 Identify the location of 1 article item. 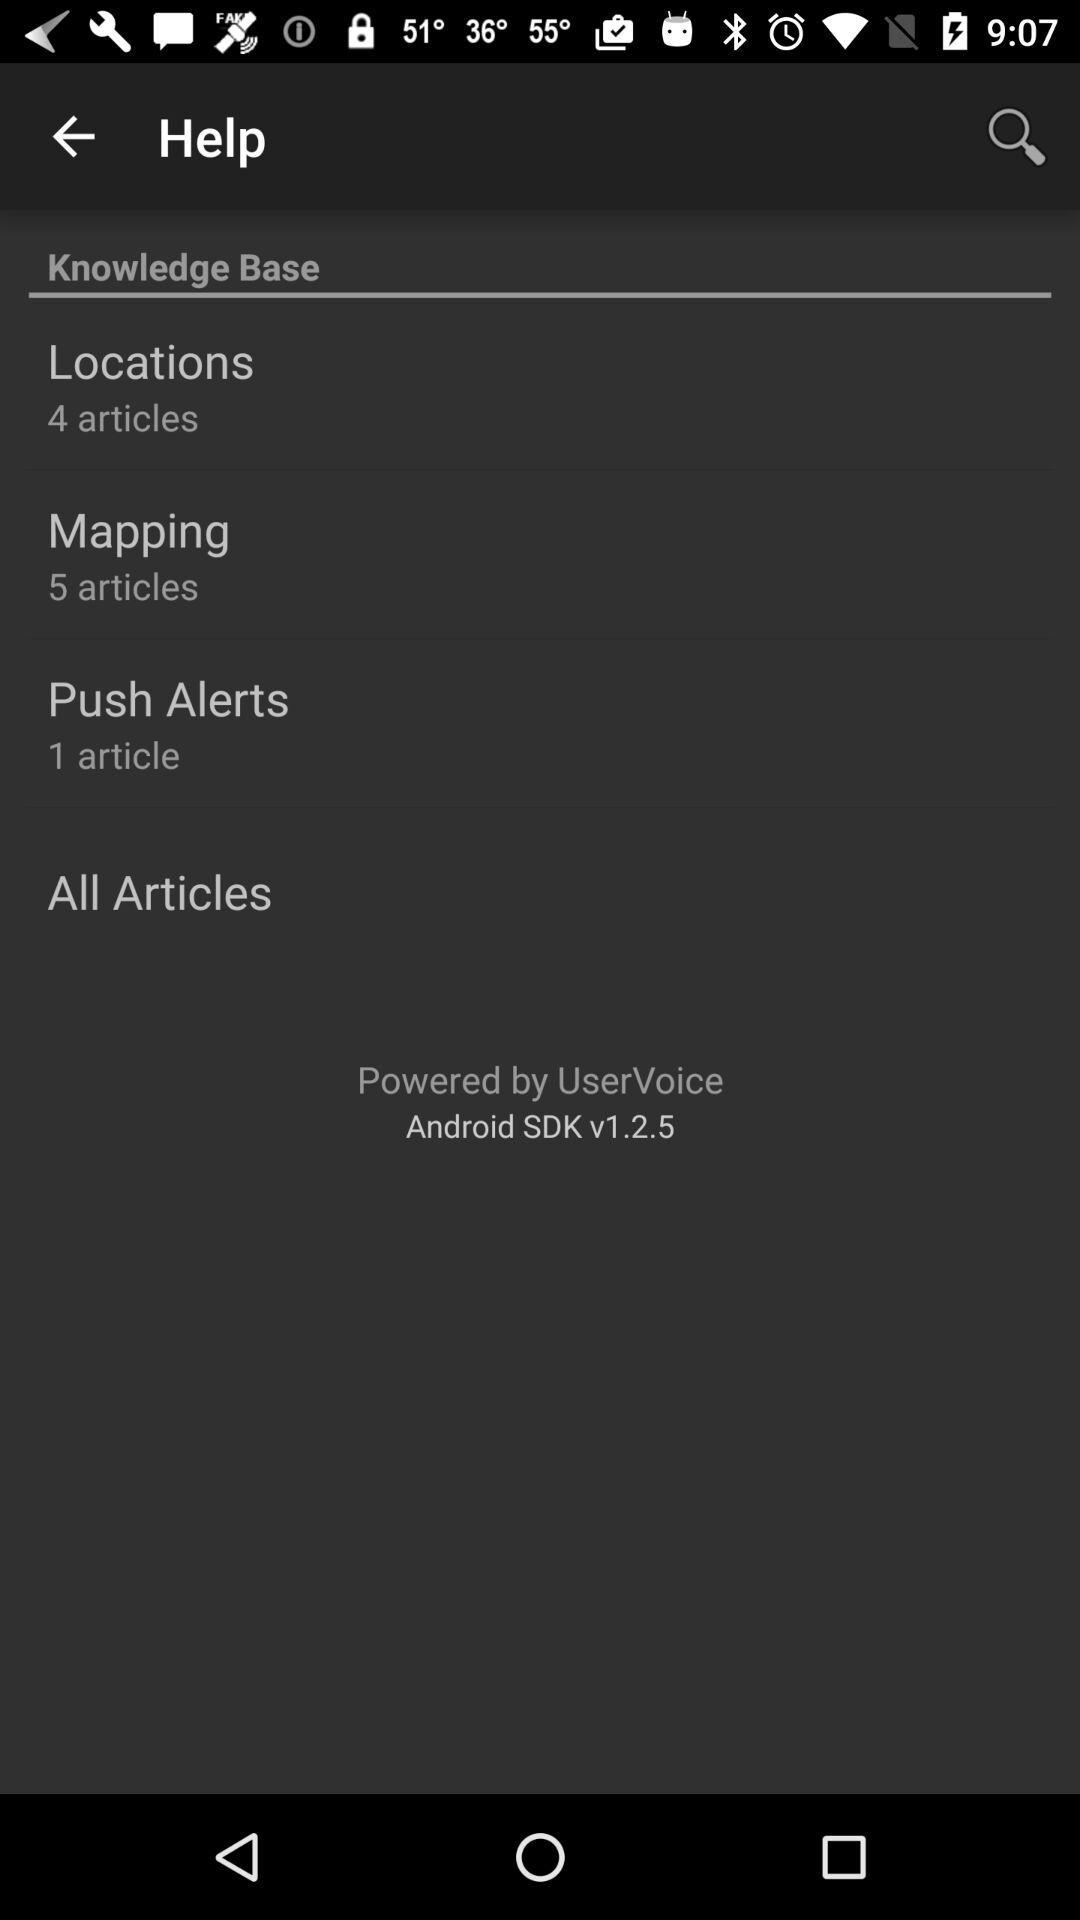
(113, 753).